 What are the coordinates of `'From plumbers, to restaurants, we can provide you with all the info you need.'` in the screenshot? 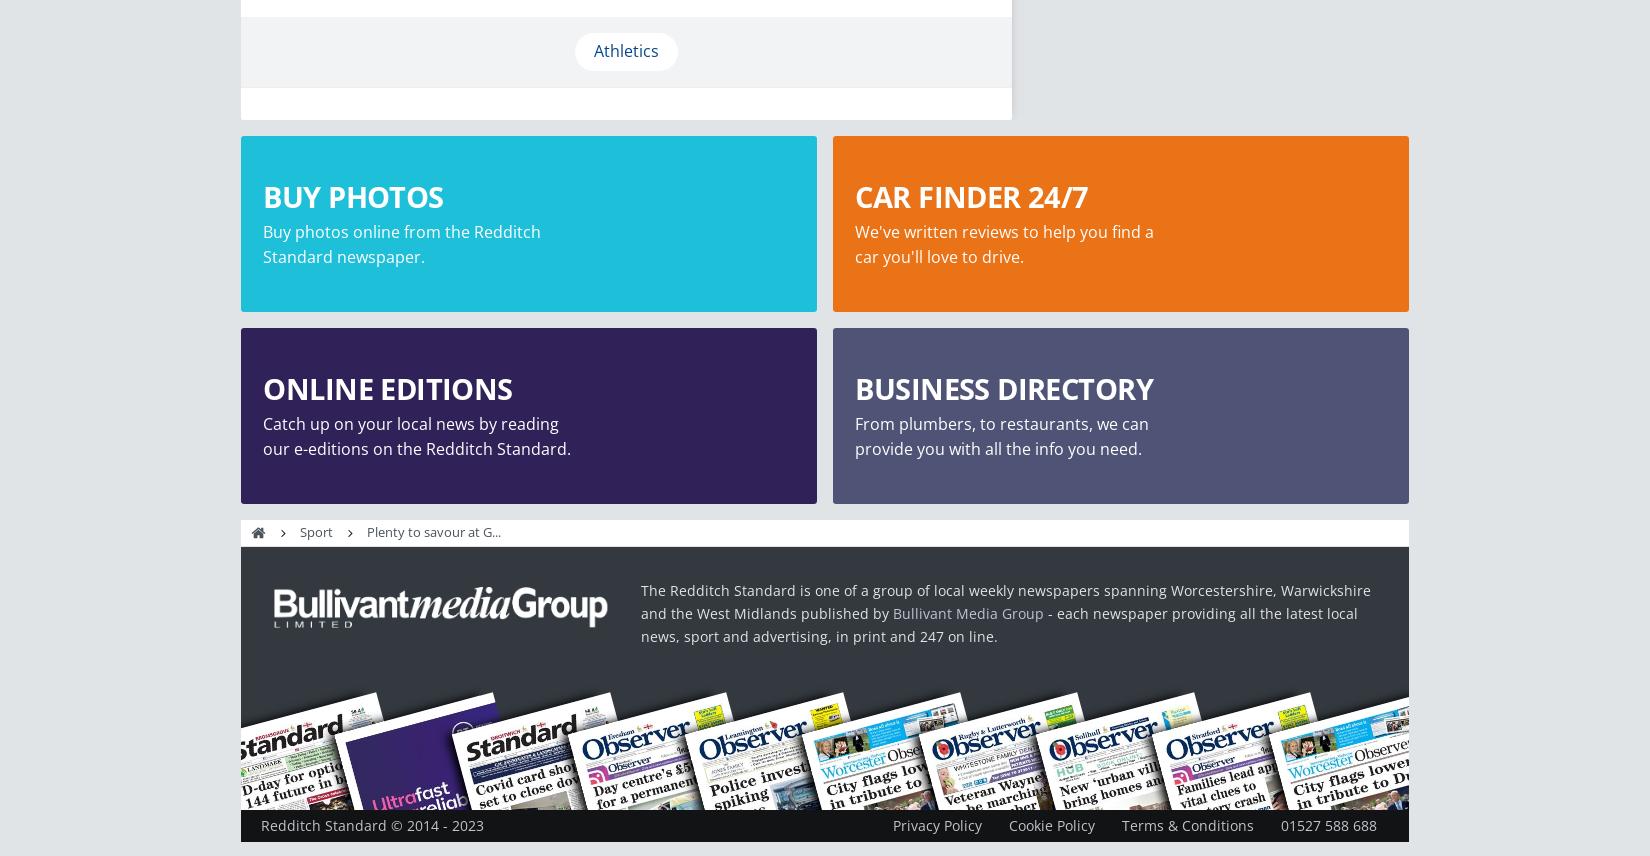 It's located at (1002, 435).